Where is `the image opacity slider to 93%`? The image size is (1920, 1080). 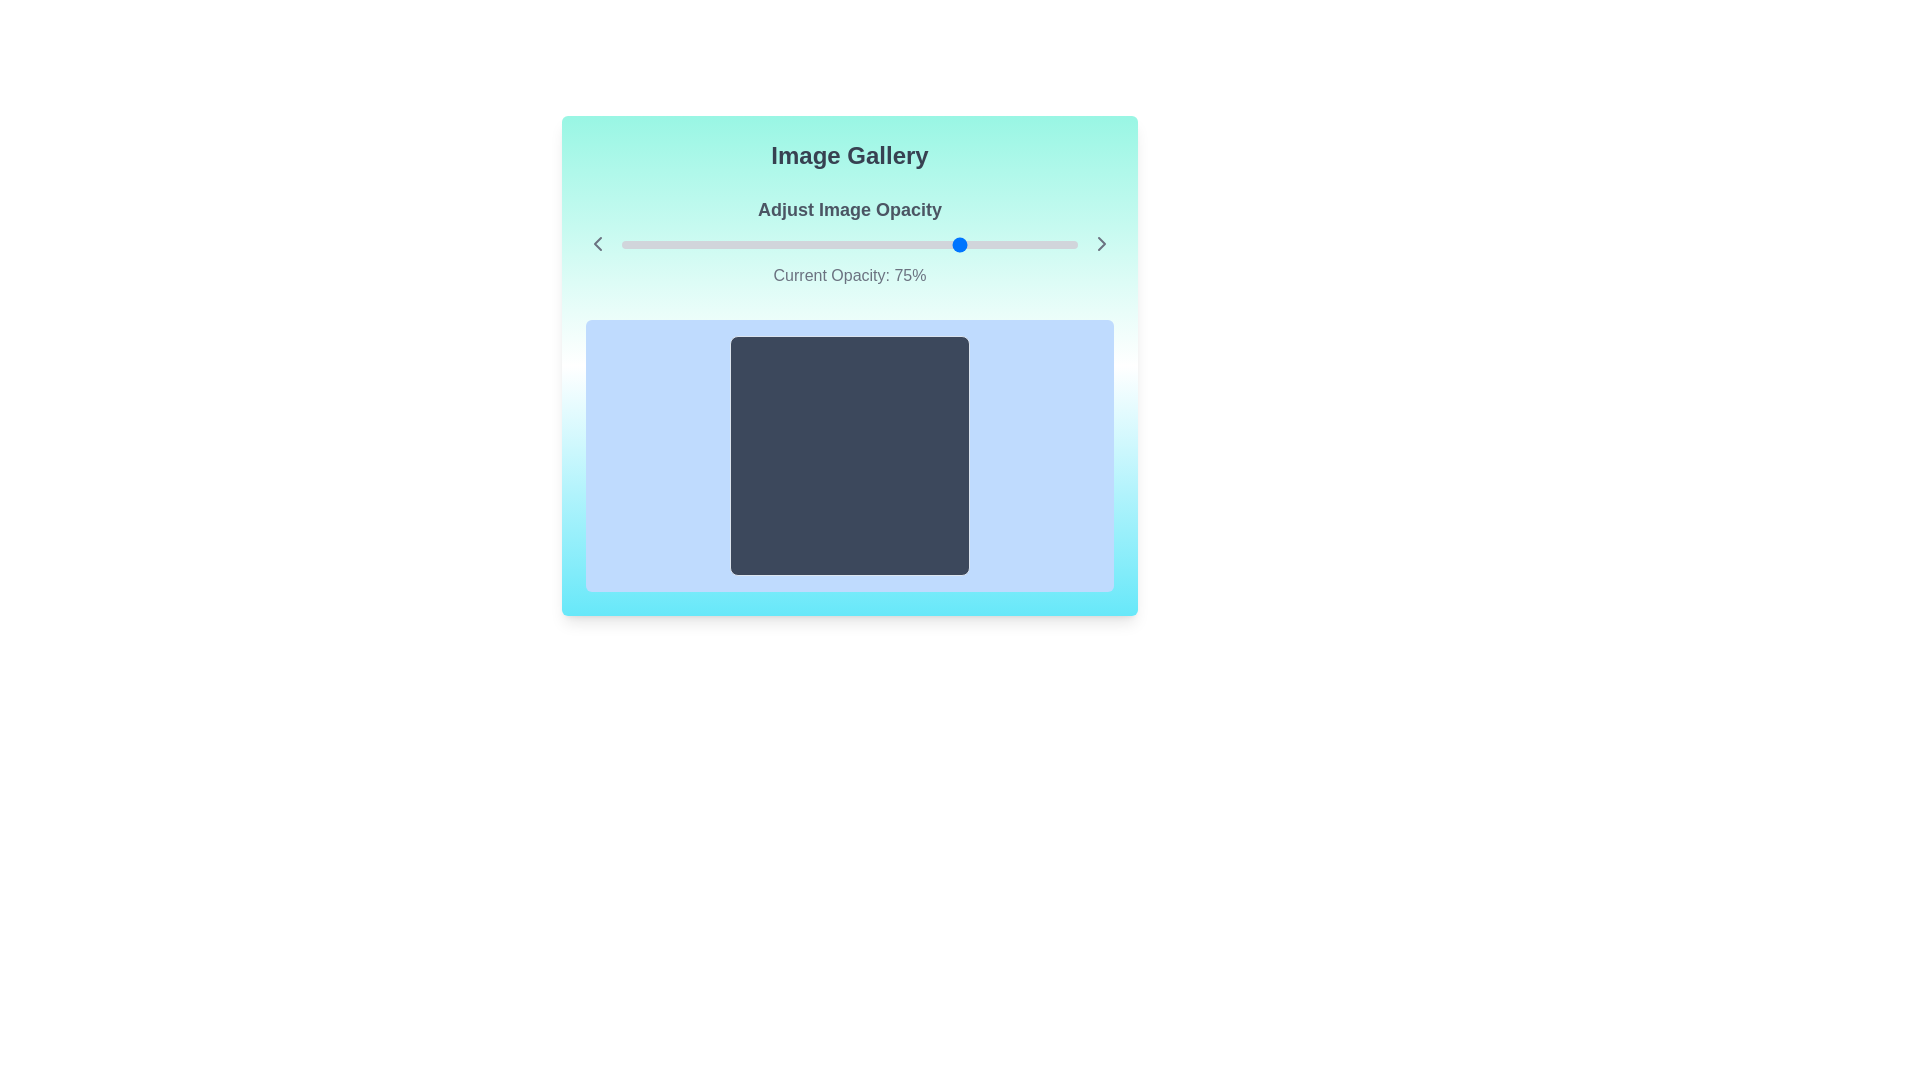
the image opacity slider to 93% is located at coordinates (1045, 244).